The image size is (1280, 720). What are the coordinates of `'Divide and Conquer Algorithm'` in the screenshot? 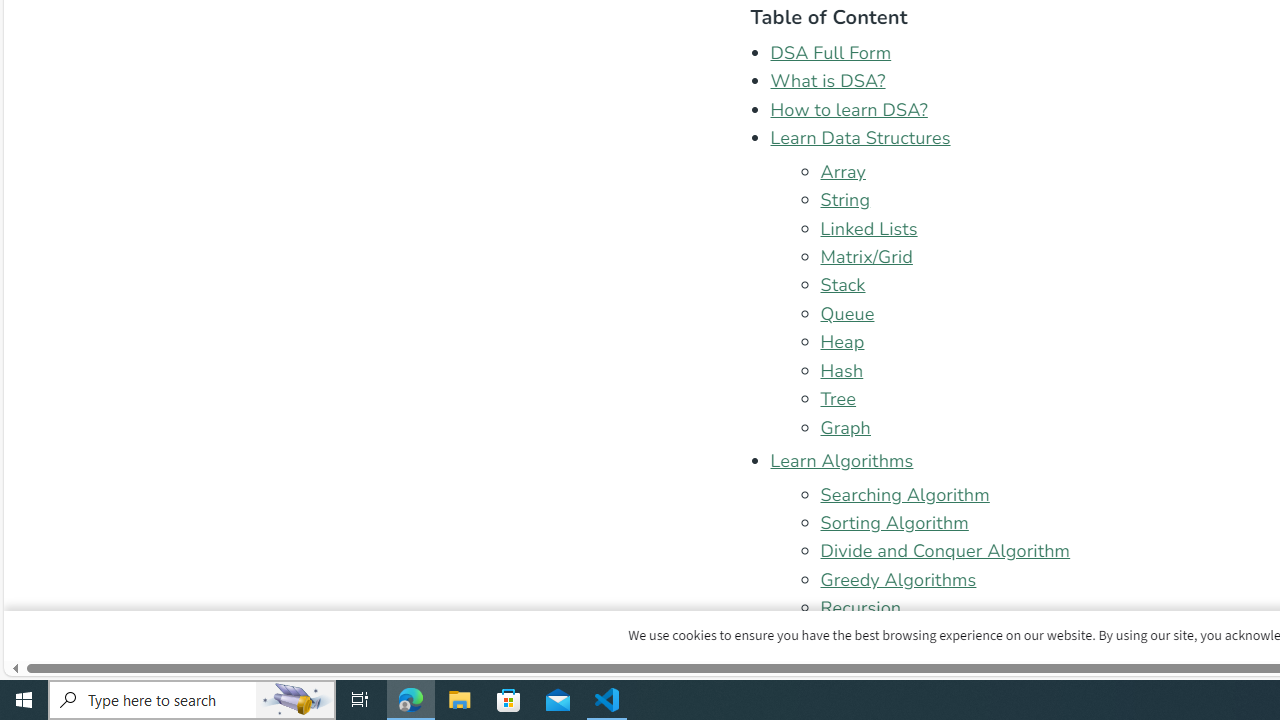 It's located at (944, 551).